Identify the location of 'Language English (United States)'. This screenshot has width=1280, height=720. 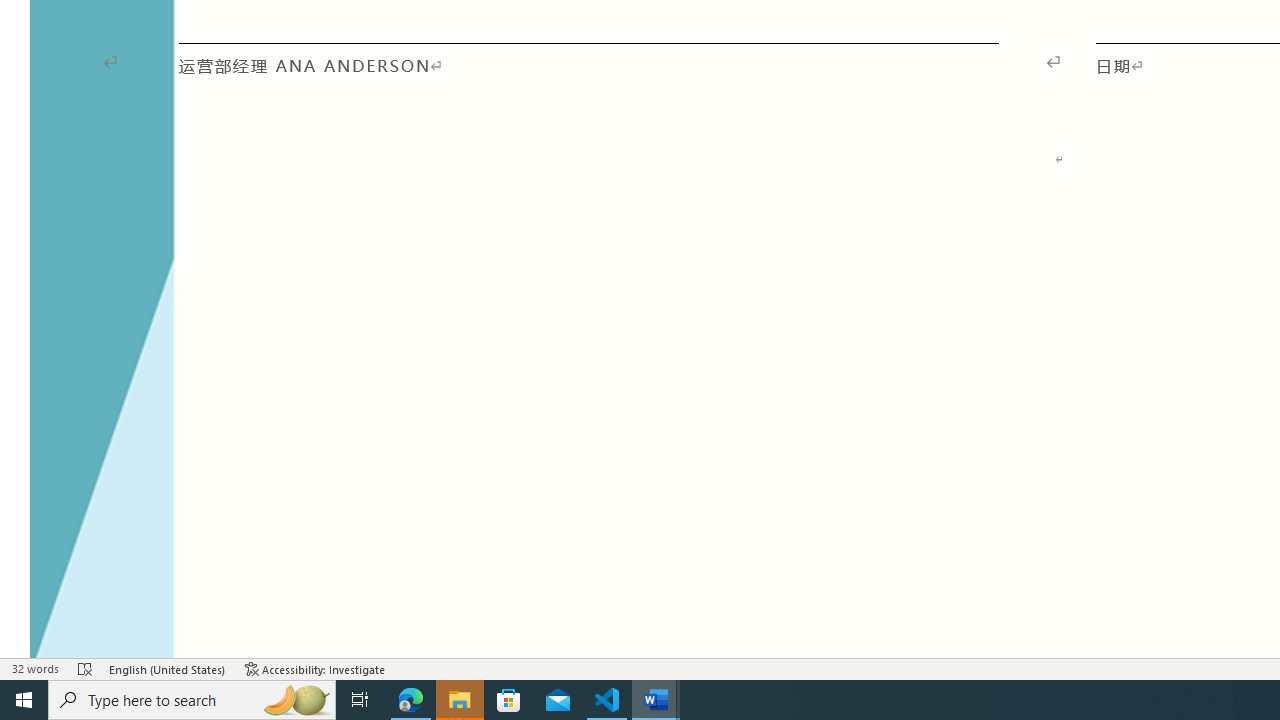
(168, 669).